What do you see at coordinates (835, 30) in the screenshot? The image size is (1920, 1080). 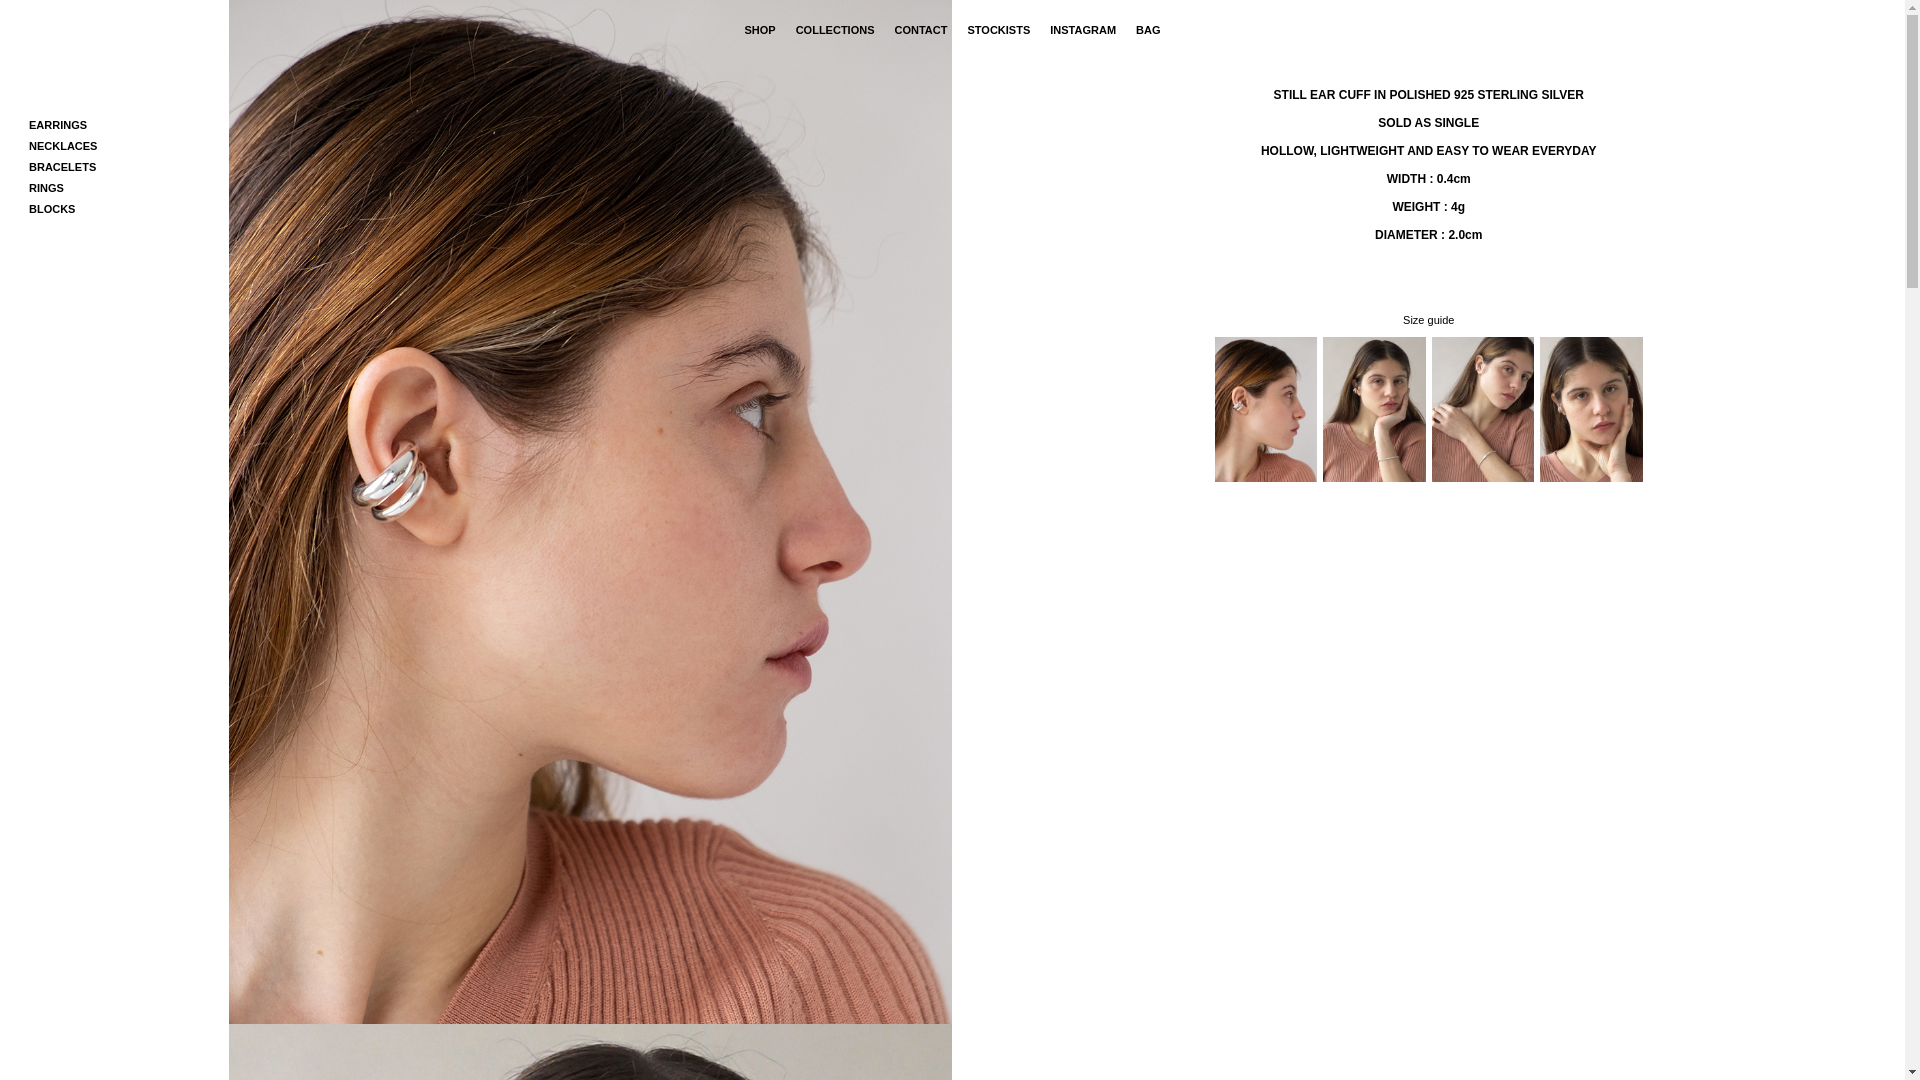 I see `'COLLECTIONS'` at bounding box center [835, 30].